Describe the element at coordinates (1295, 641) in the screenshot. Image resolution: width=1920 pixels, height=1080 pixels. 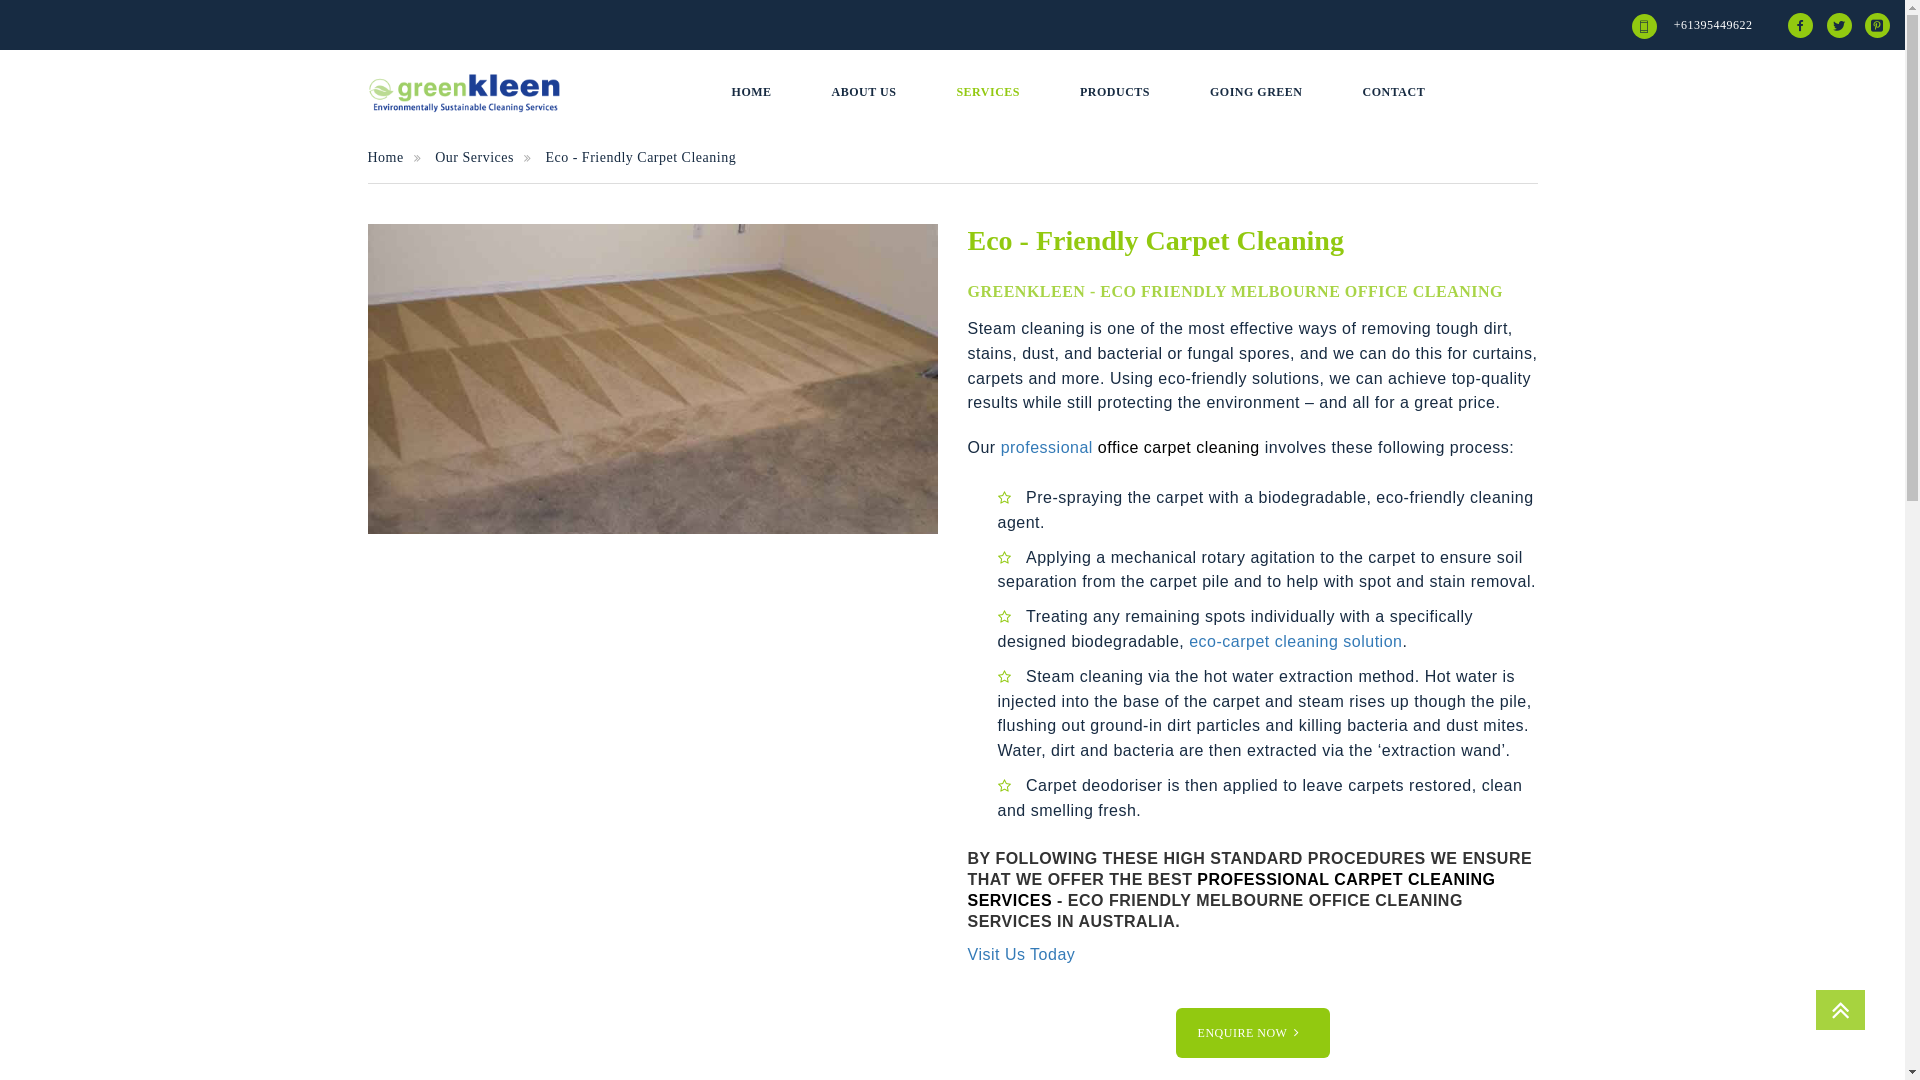
I see `'eco-carpet cleaning solution'` at that location.